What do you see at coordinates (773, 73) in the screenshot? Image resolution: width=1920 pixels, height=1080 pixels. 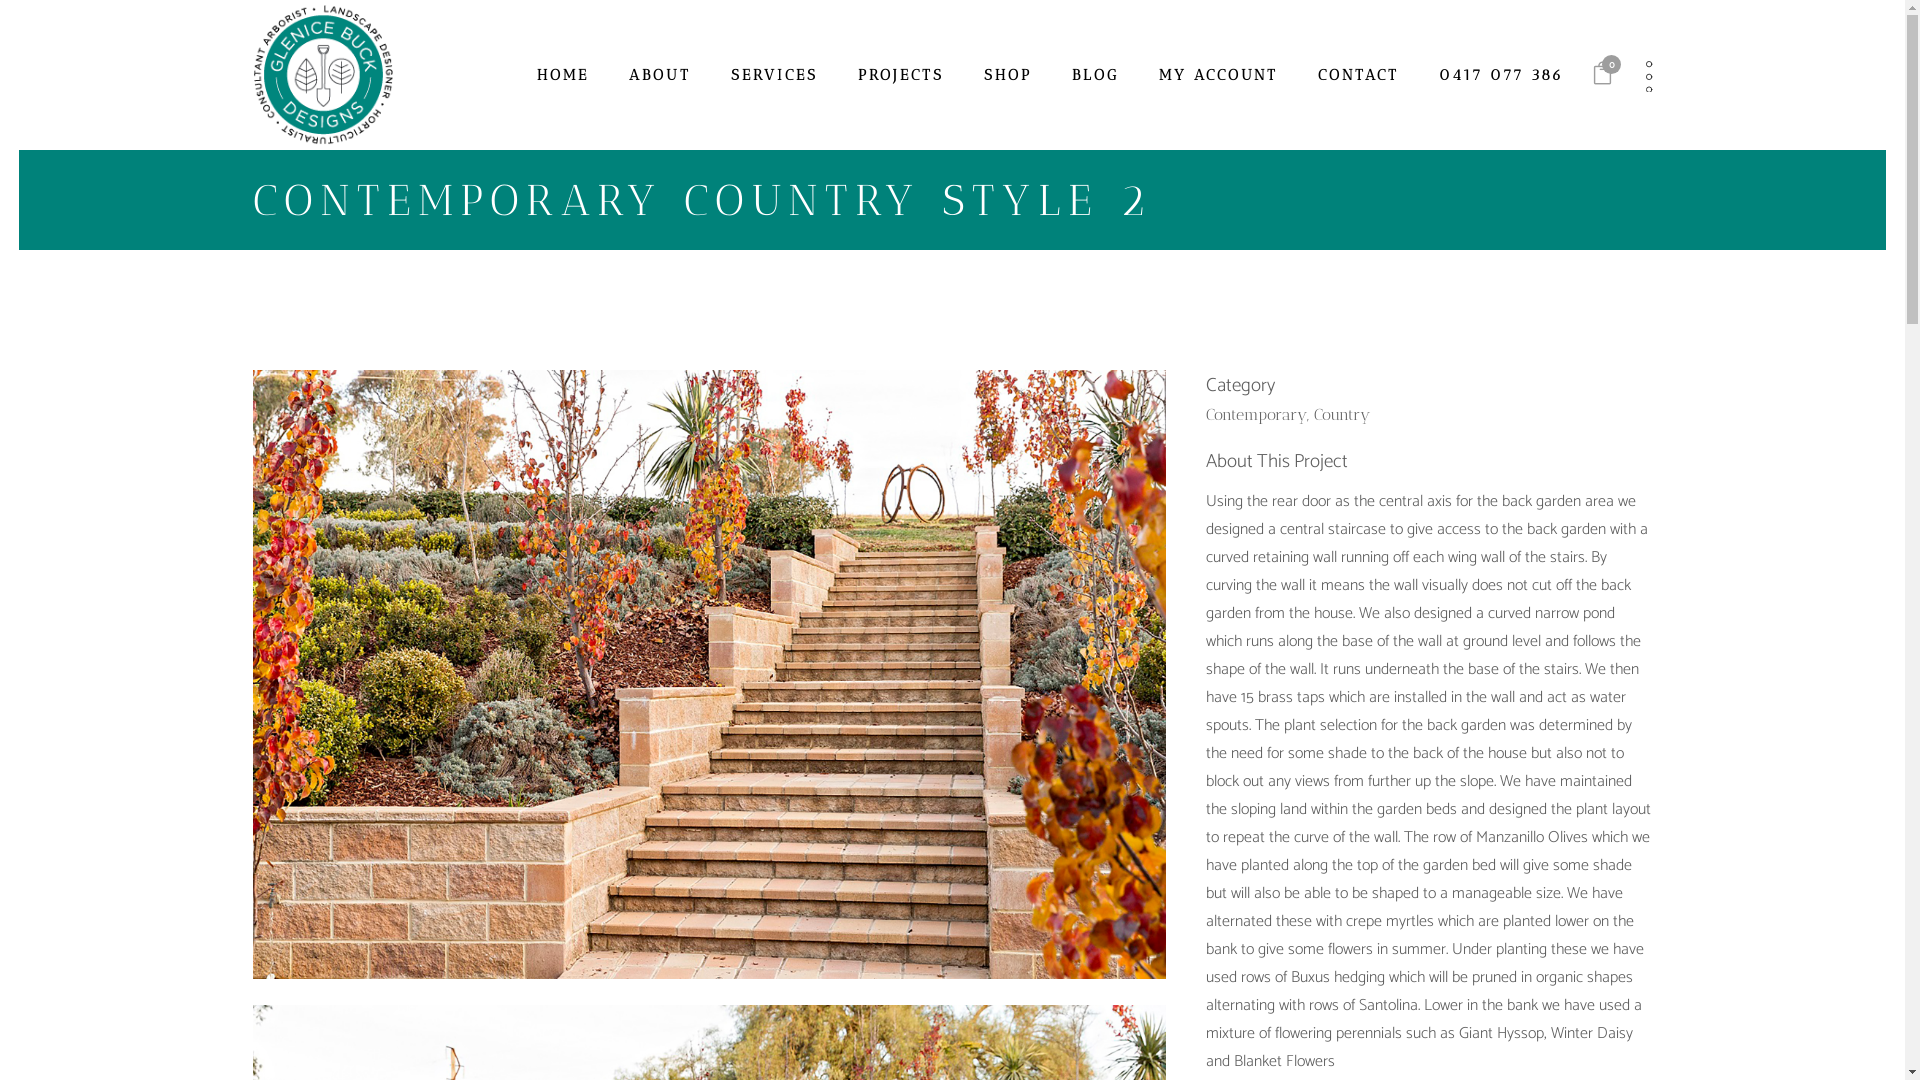 I see `'SERVICES'` at bounding box center [773, 73].